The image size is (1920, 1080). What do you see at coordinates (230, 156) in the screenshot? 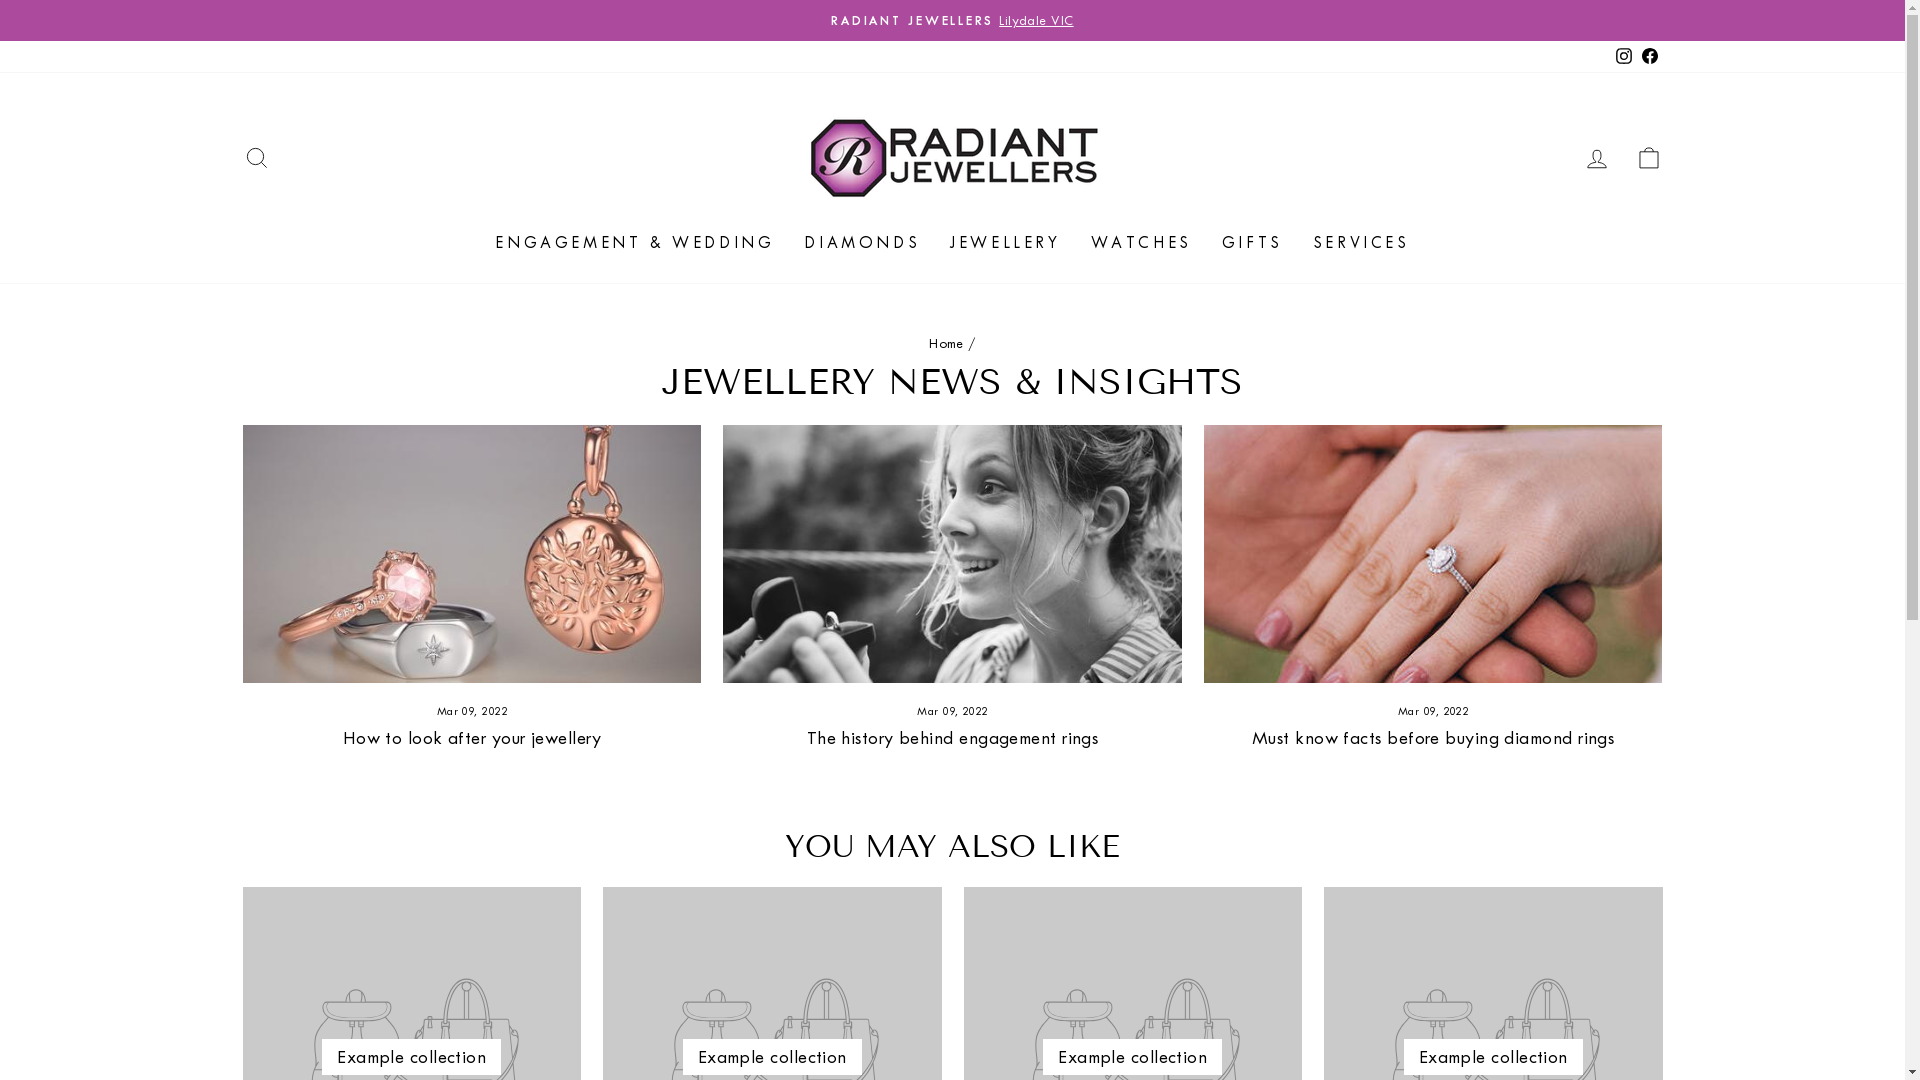
I see `'SEARCH'` at bounding box center [230, 156].